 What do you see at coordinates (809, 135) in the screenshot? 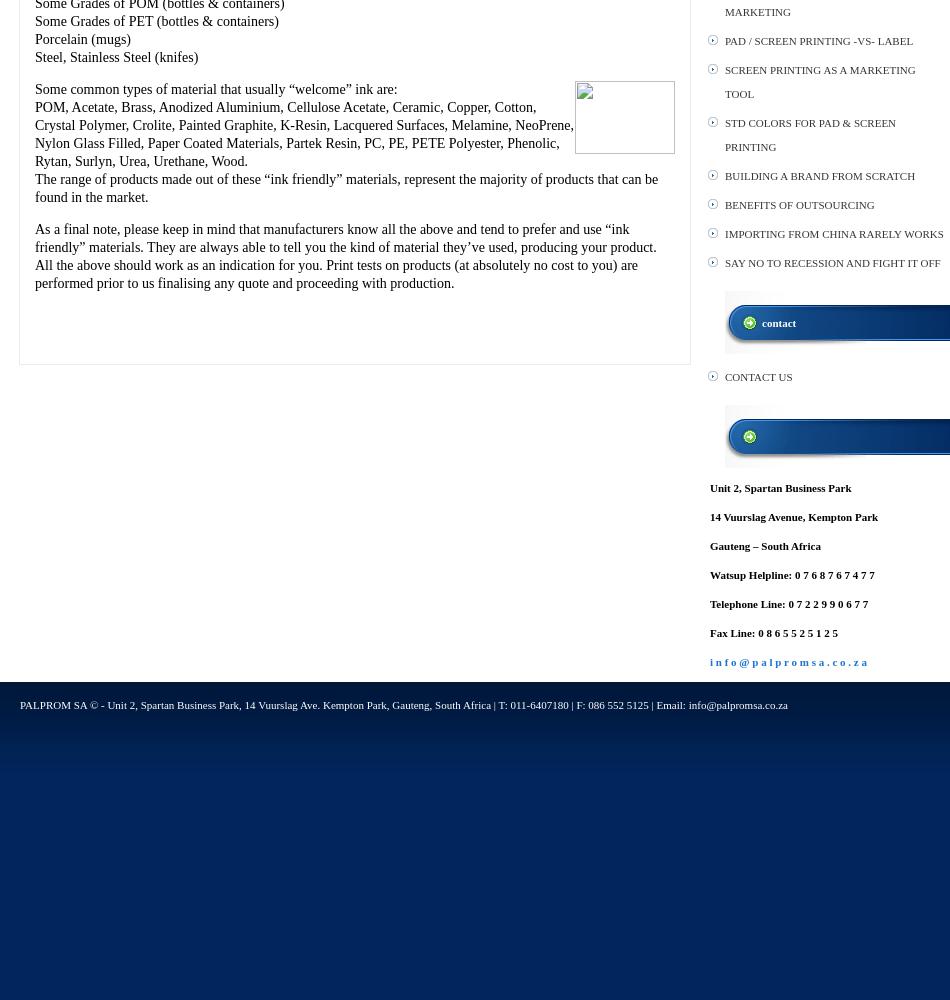
I see `'STD COLORS FOR PAD & SCREEN PRINTING'` at bounding box center [809, 135].